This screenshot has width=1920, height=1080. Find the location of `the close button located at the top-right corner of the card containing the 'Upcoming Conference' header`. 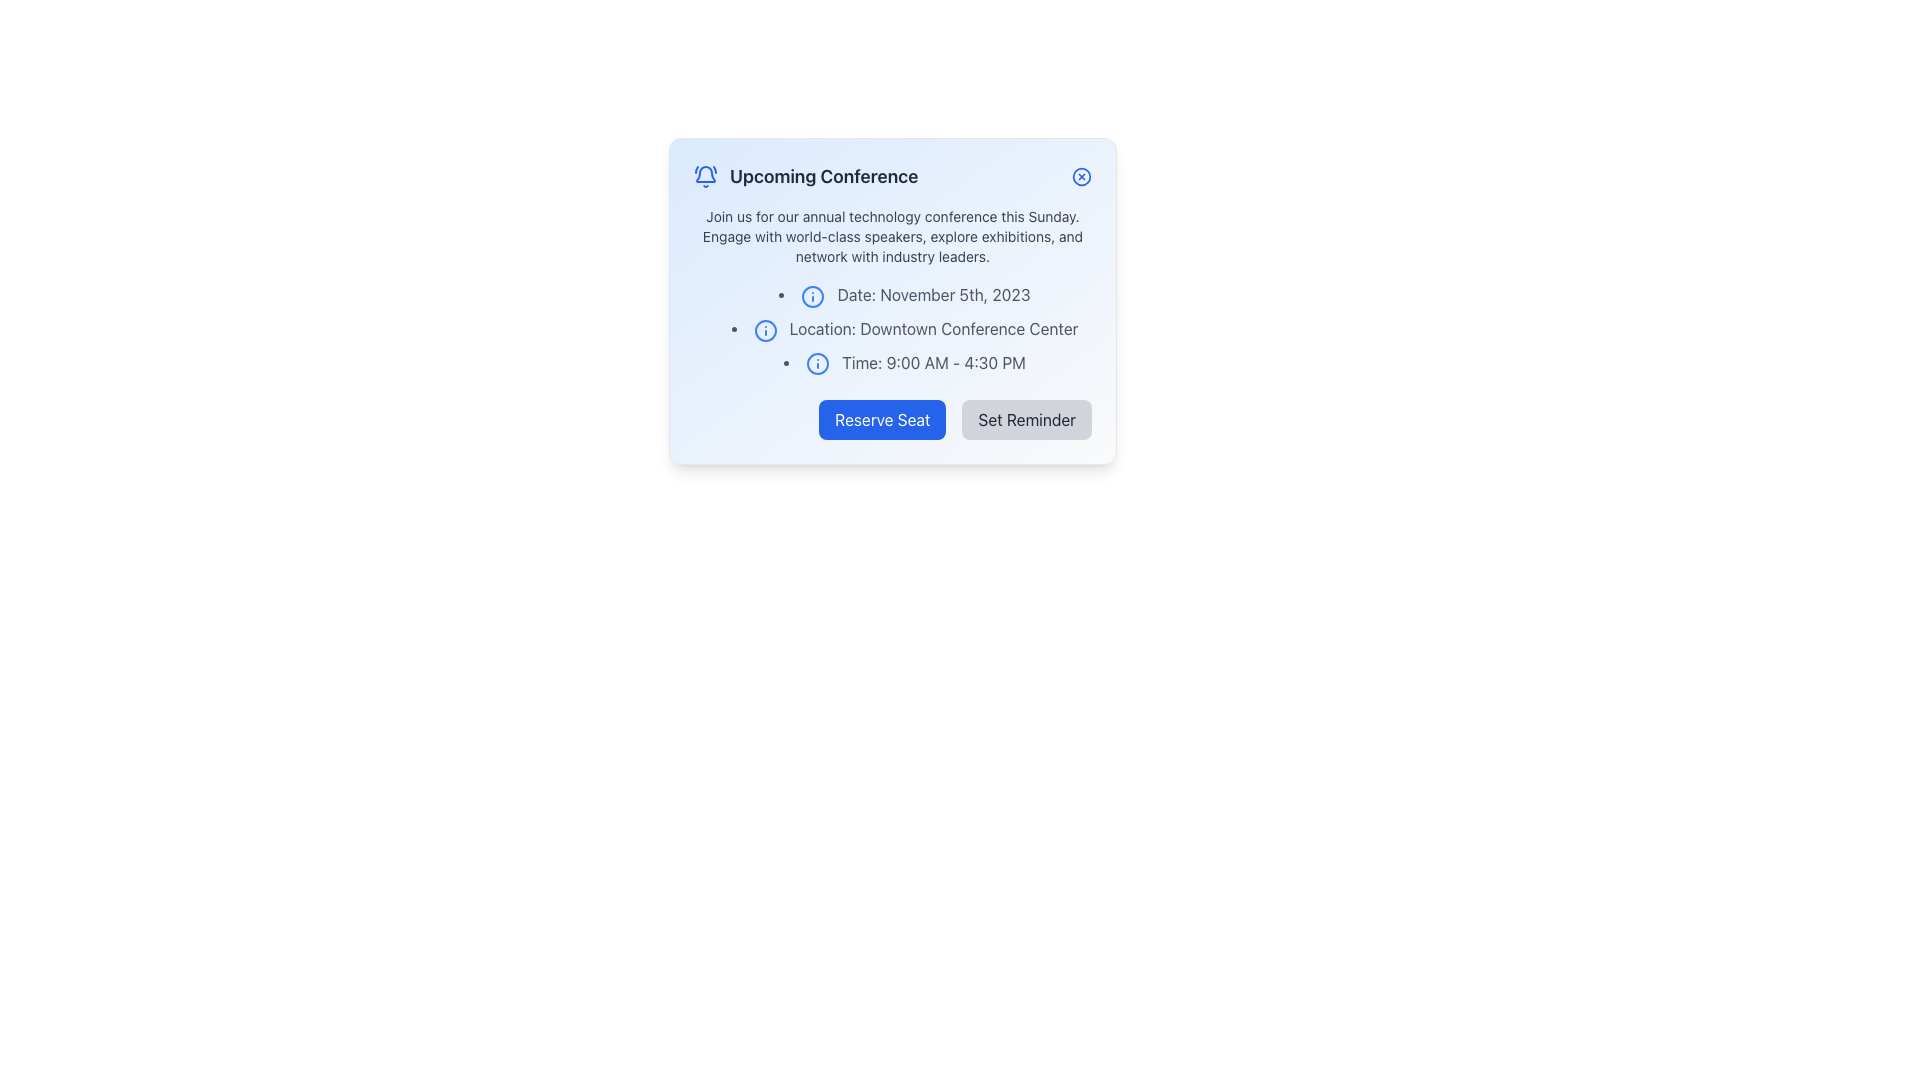

the close button located at the top-right corner of the card containing the 'Upcoming Conference' header is located at coordinates (1080, 176).